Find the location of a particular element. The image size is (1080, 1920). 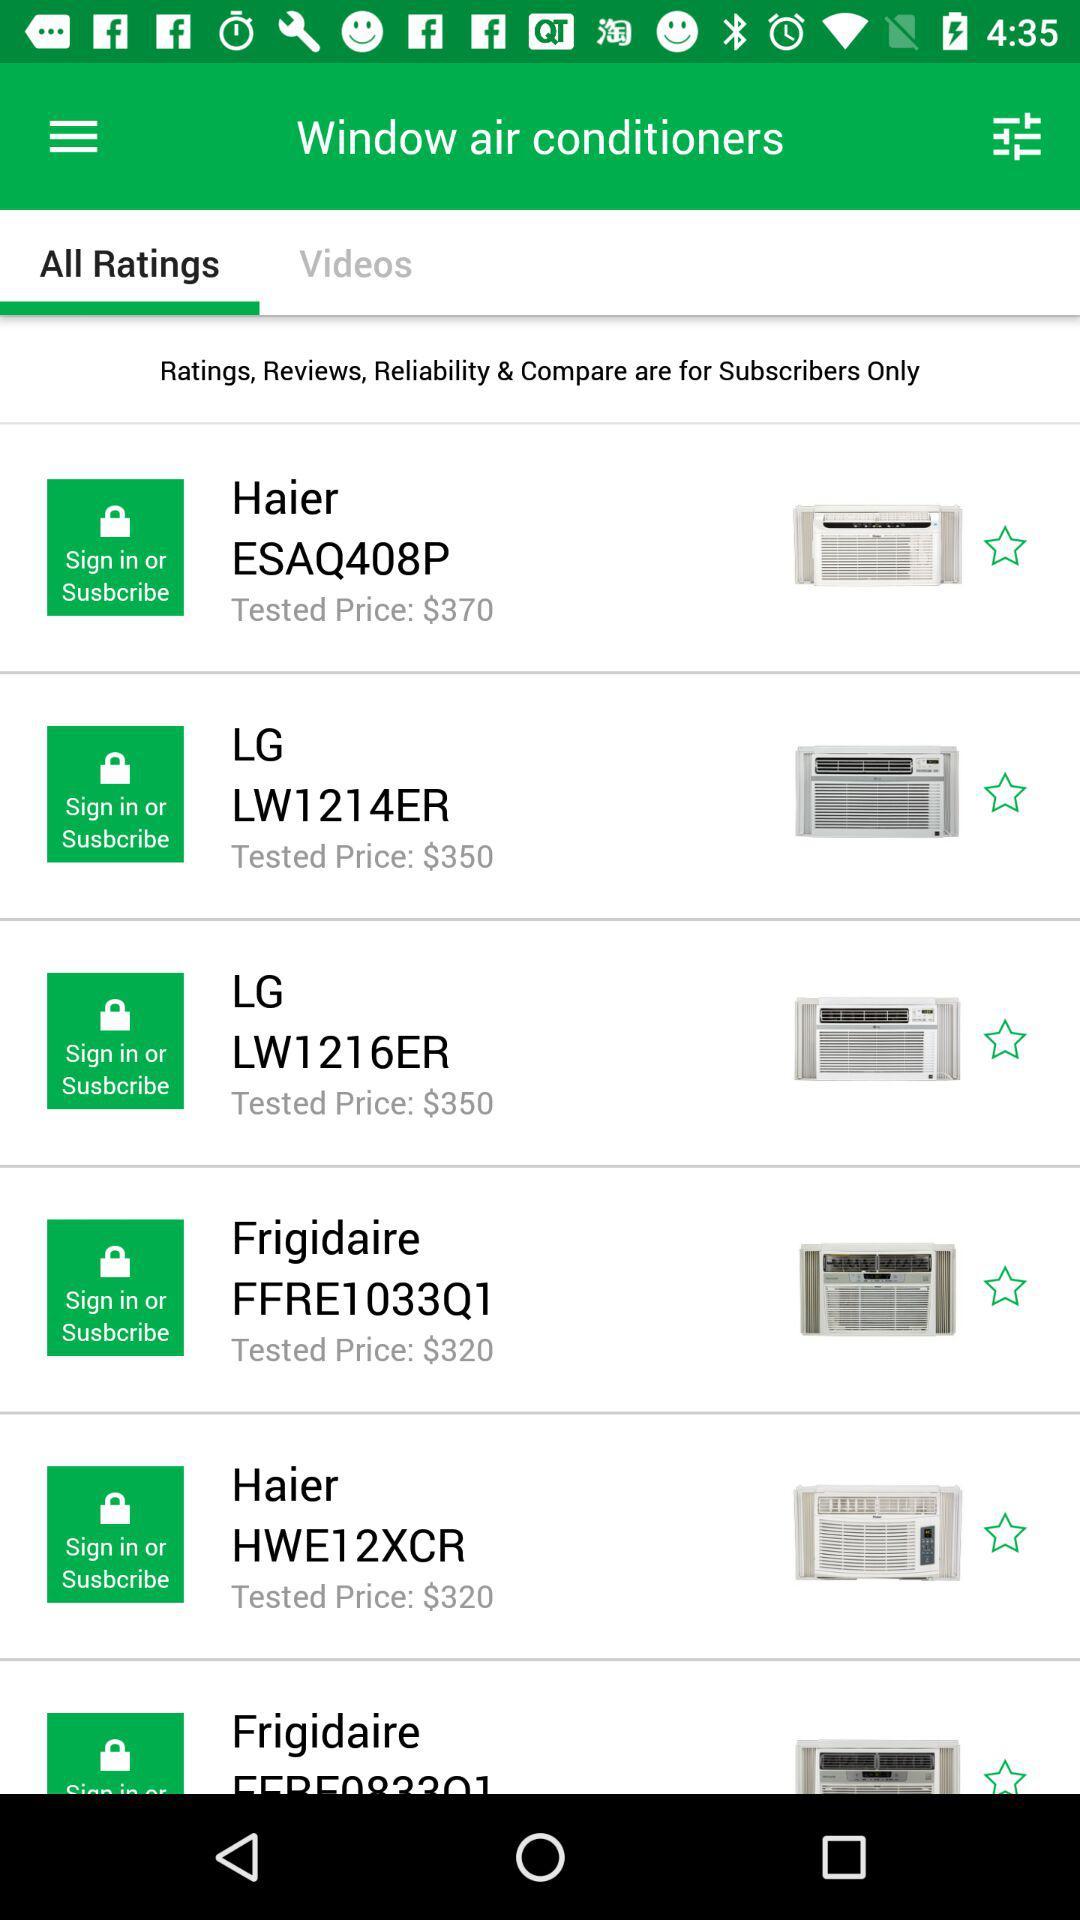

review is located at coordinates (1027, 1040).